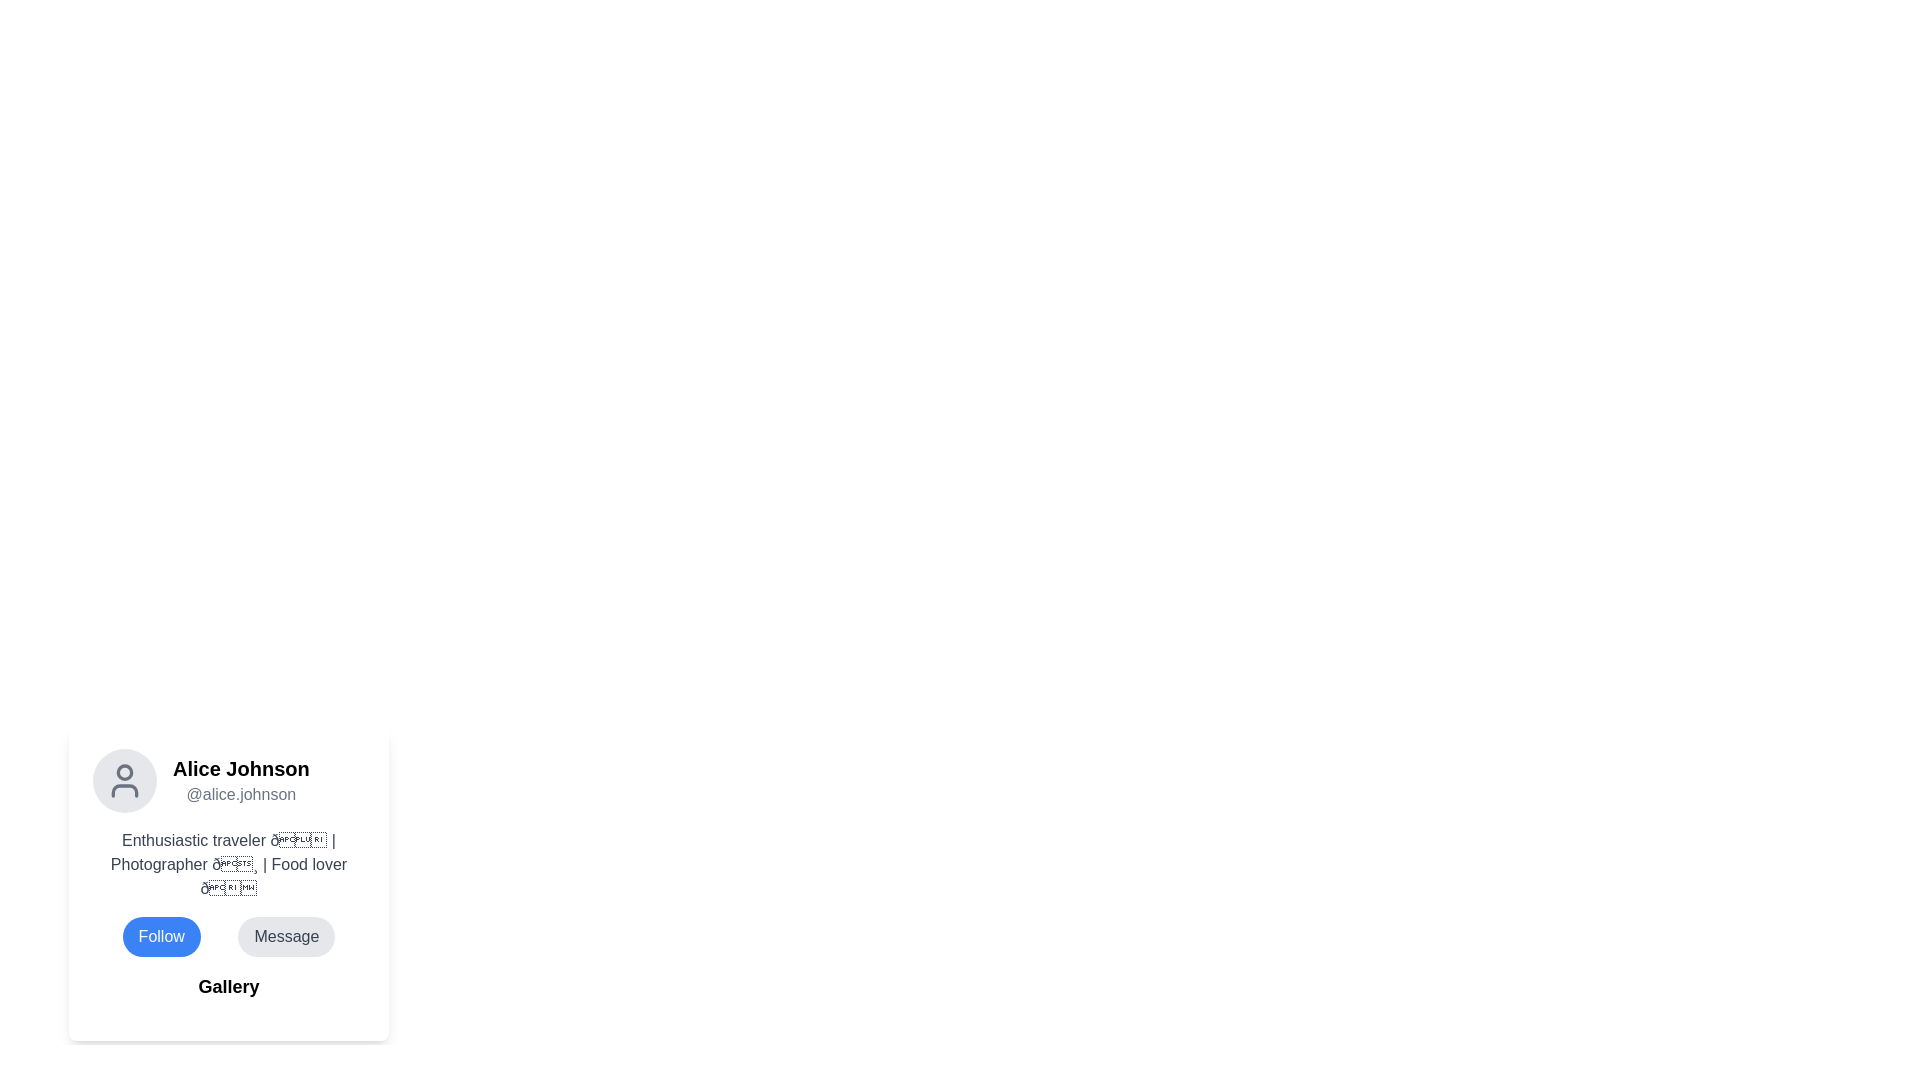 The width and height of the screenshot is (1920, 1080). I want to click on the 'Message' button with a light gray background and dark gray text, so click(285, 937).